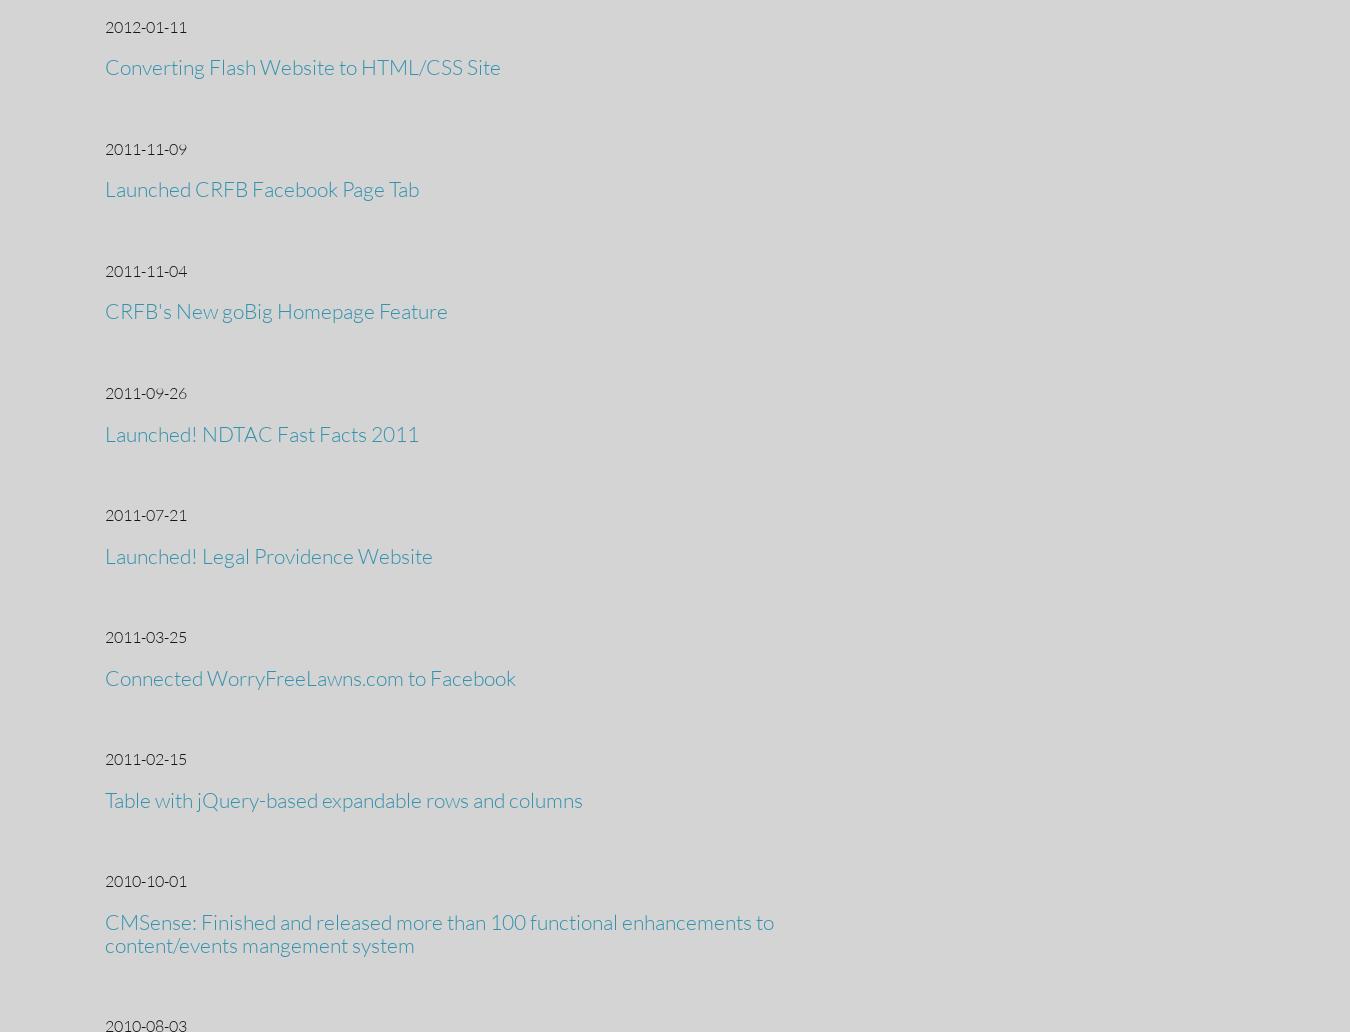 Image resolution: width=1350 pixels, height=1032 pixels. What do you see at coordinates (439, 931) in the screenshot?
I see `'CMSense: Finished and released more than 100 functional enhancements to content/events mangement system'` at bounding box center [439, 931].